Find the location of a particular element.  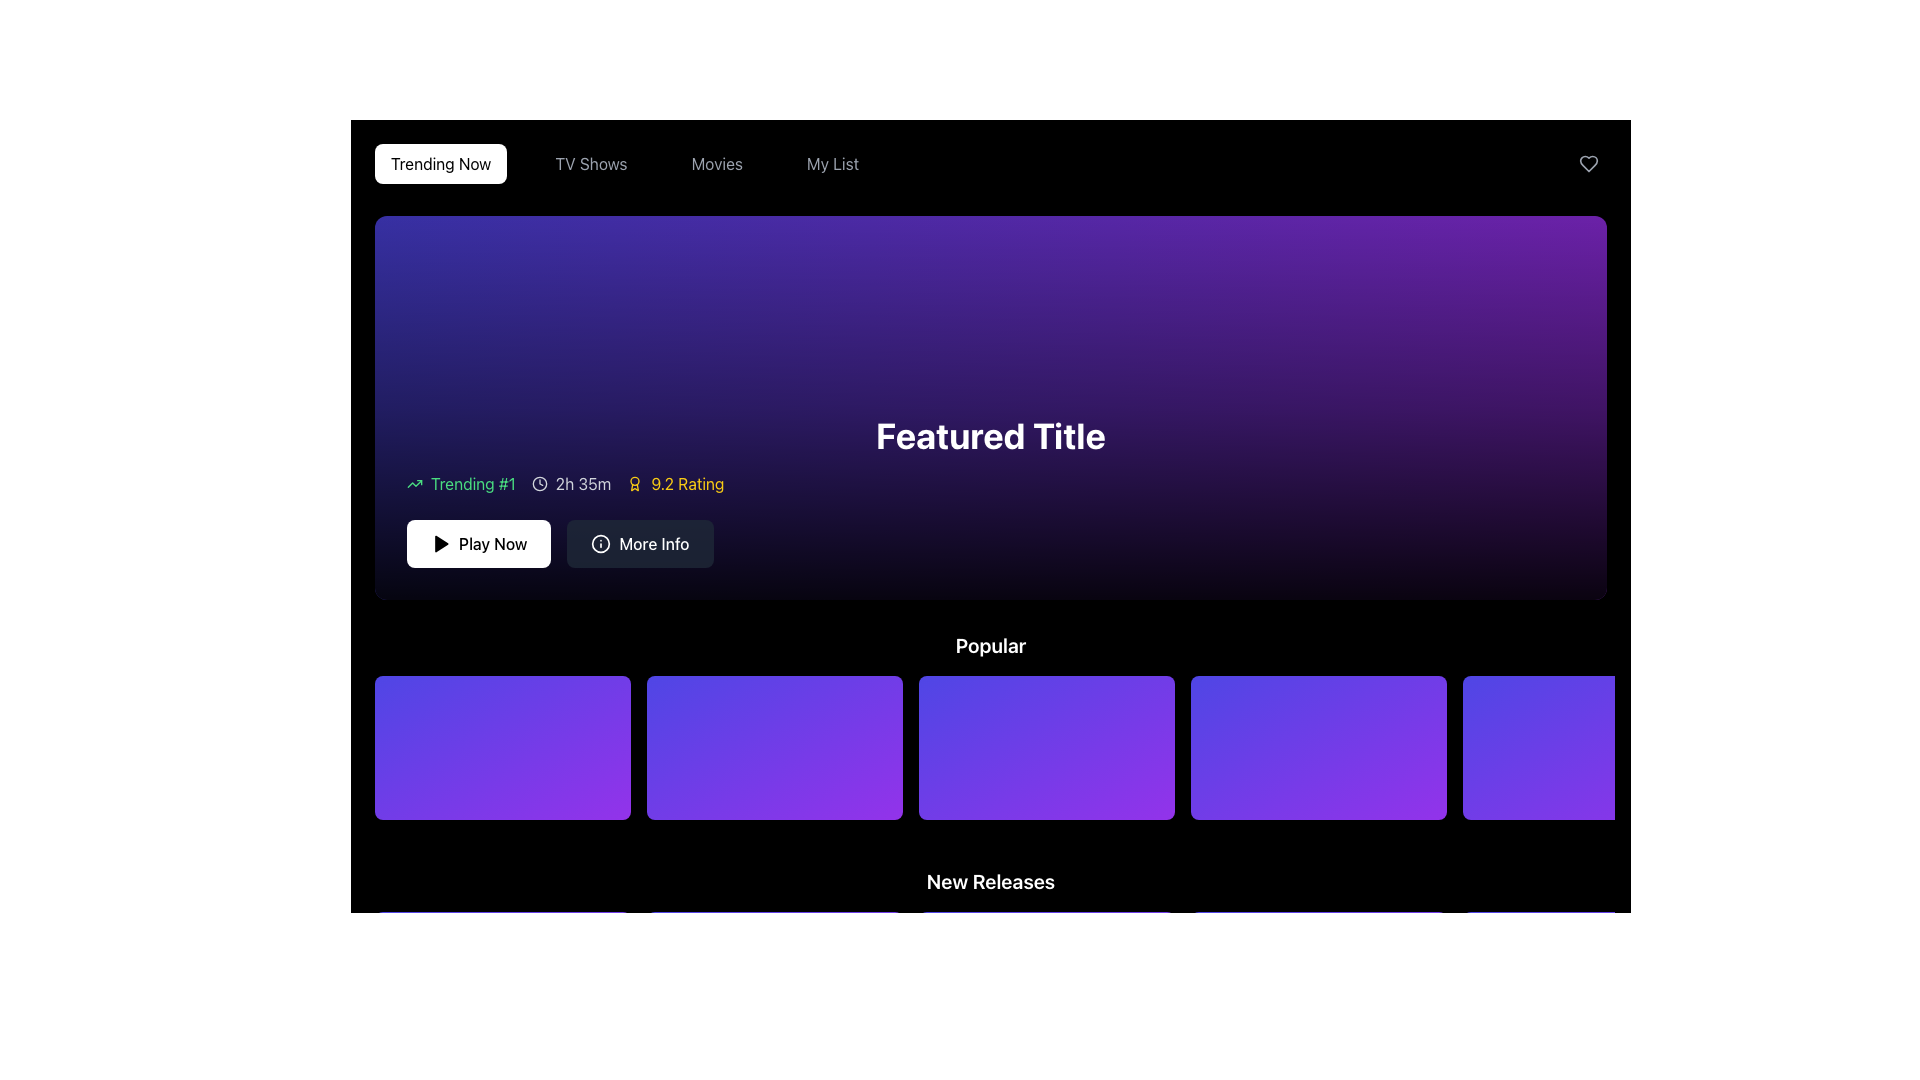

the first Media Thumbnail card in the 'Popular' section, which has a gradient background from purple to blue, to observe animations or tooltips is located at coordinates (503, 748).